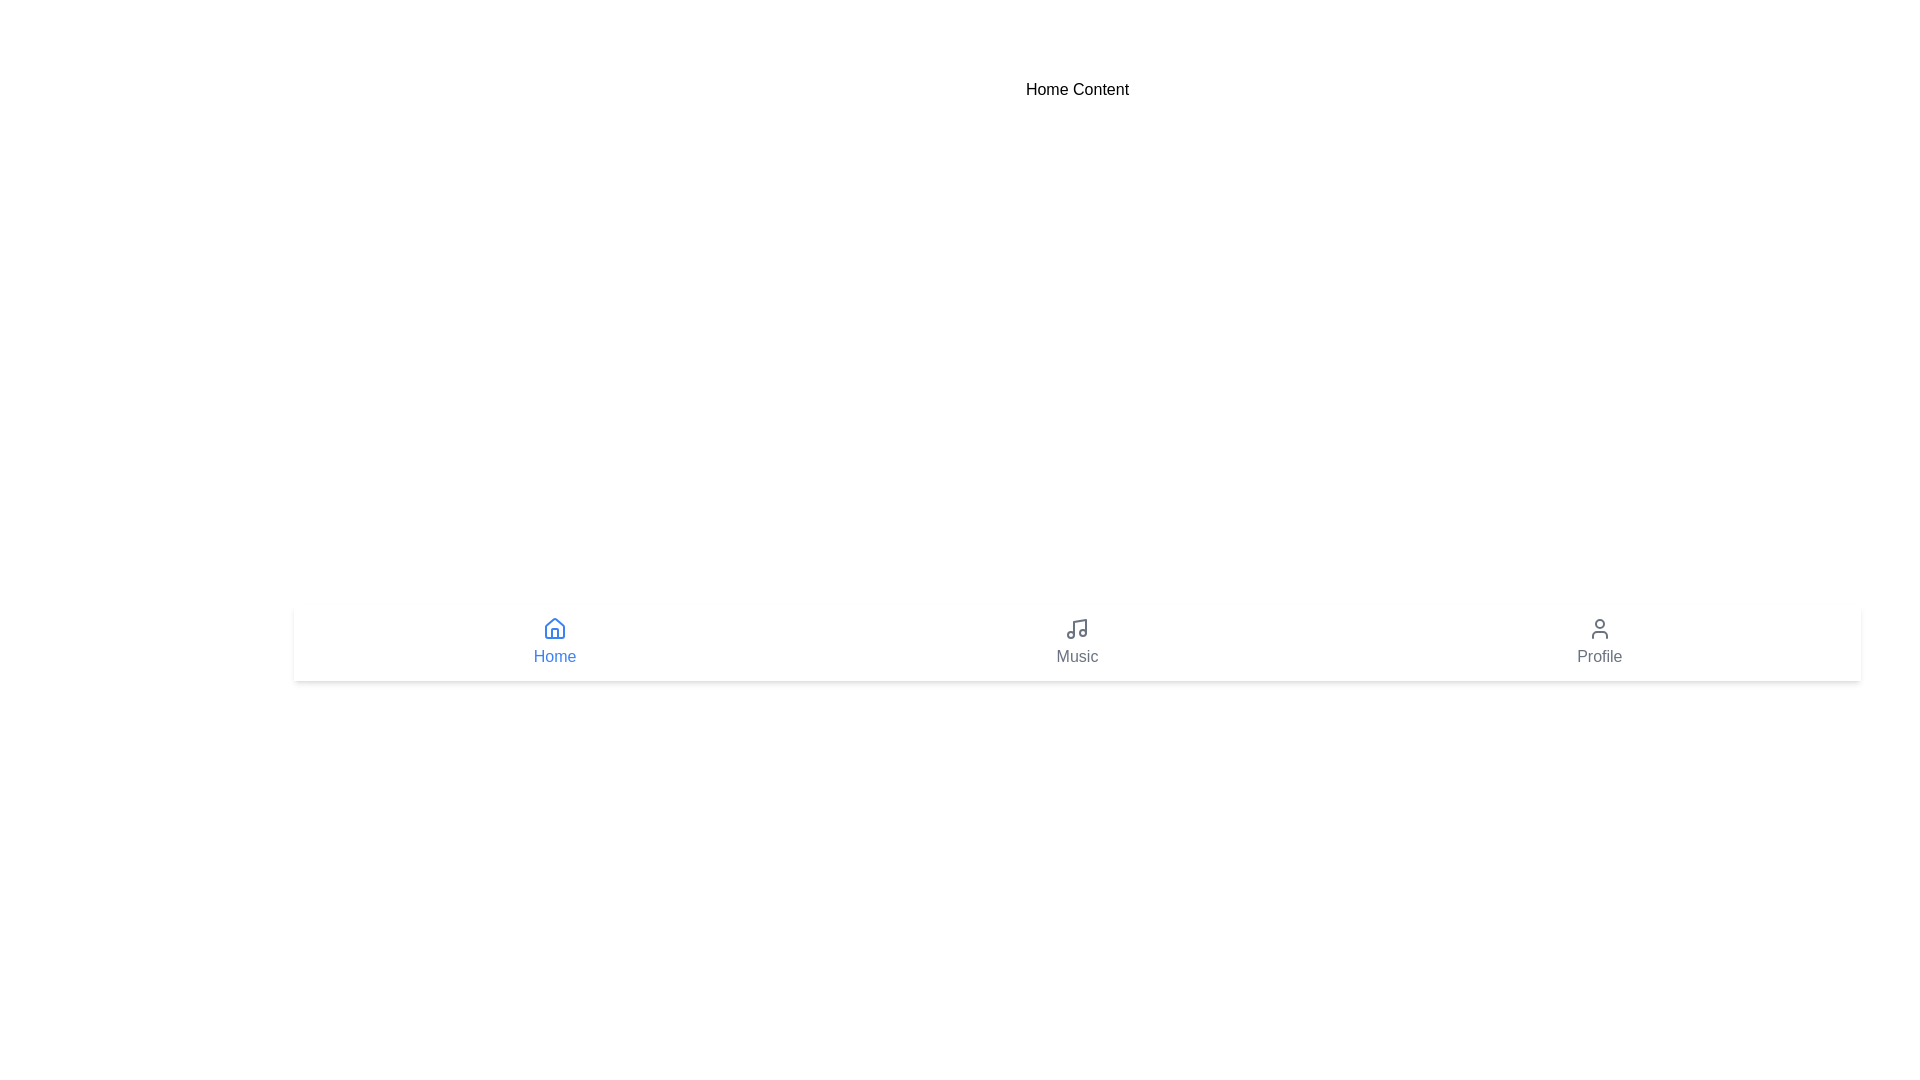 The width and height of the screenshot is (1920, 1080). Describe the element at coordinates (1076, 643) in the screenshot. I see `the Interactive navigation button located in the footer navigation bar` at that location.